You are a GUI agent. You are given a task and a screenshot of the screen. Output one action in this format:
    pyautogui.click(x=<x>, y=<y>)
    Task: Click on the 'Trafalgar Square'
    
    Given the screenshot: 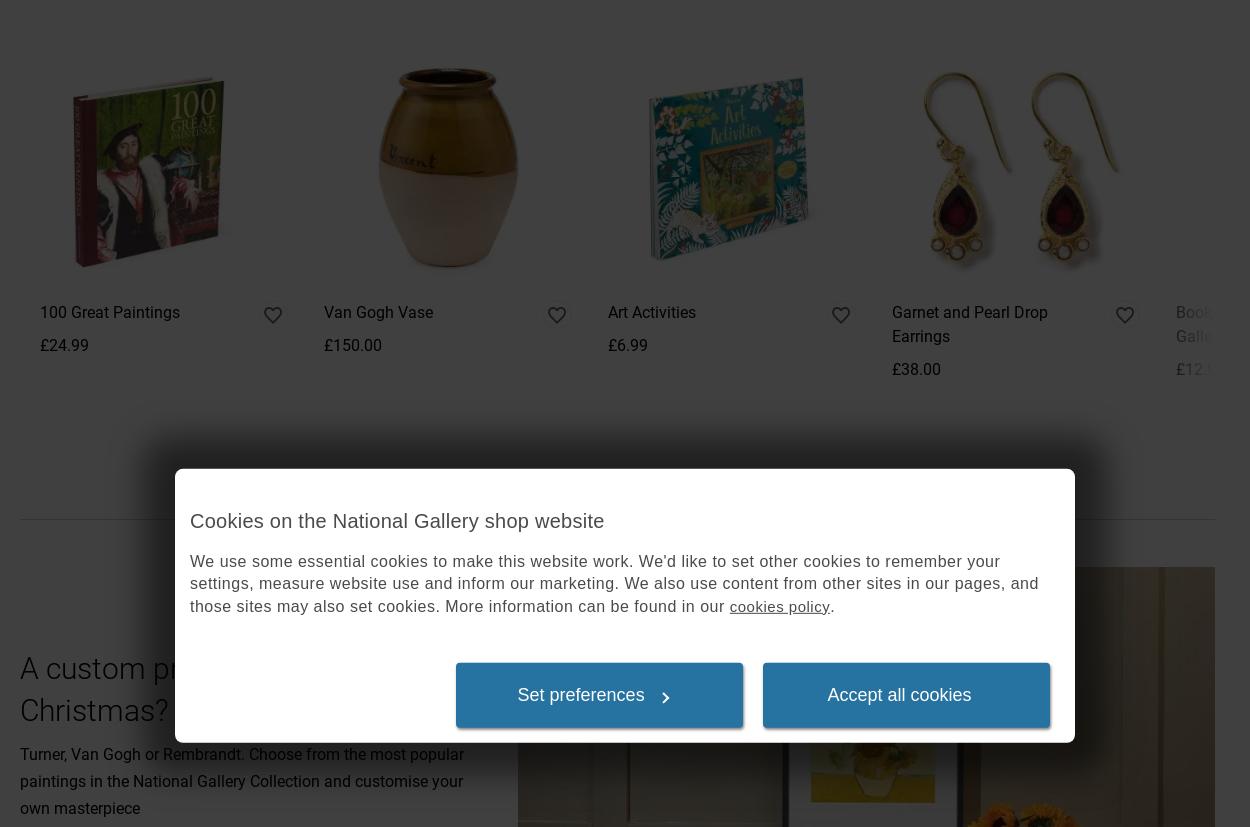 What is the action you would take?
    pyautogui.click(x=77, y=204)
    